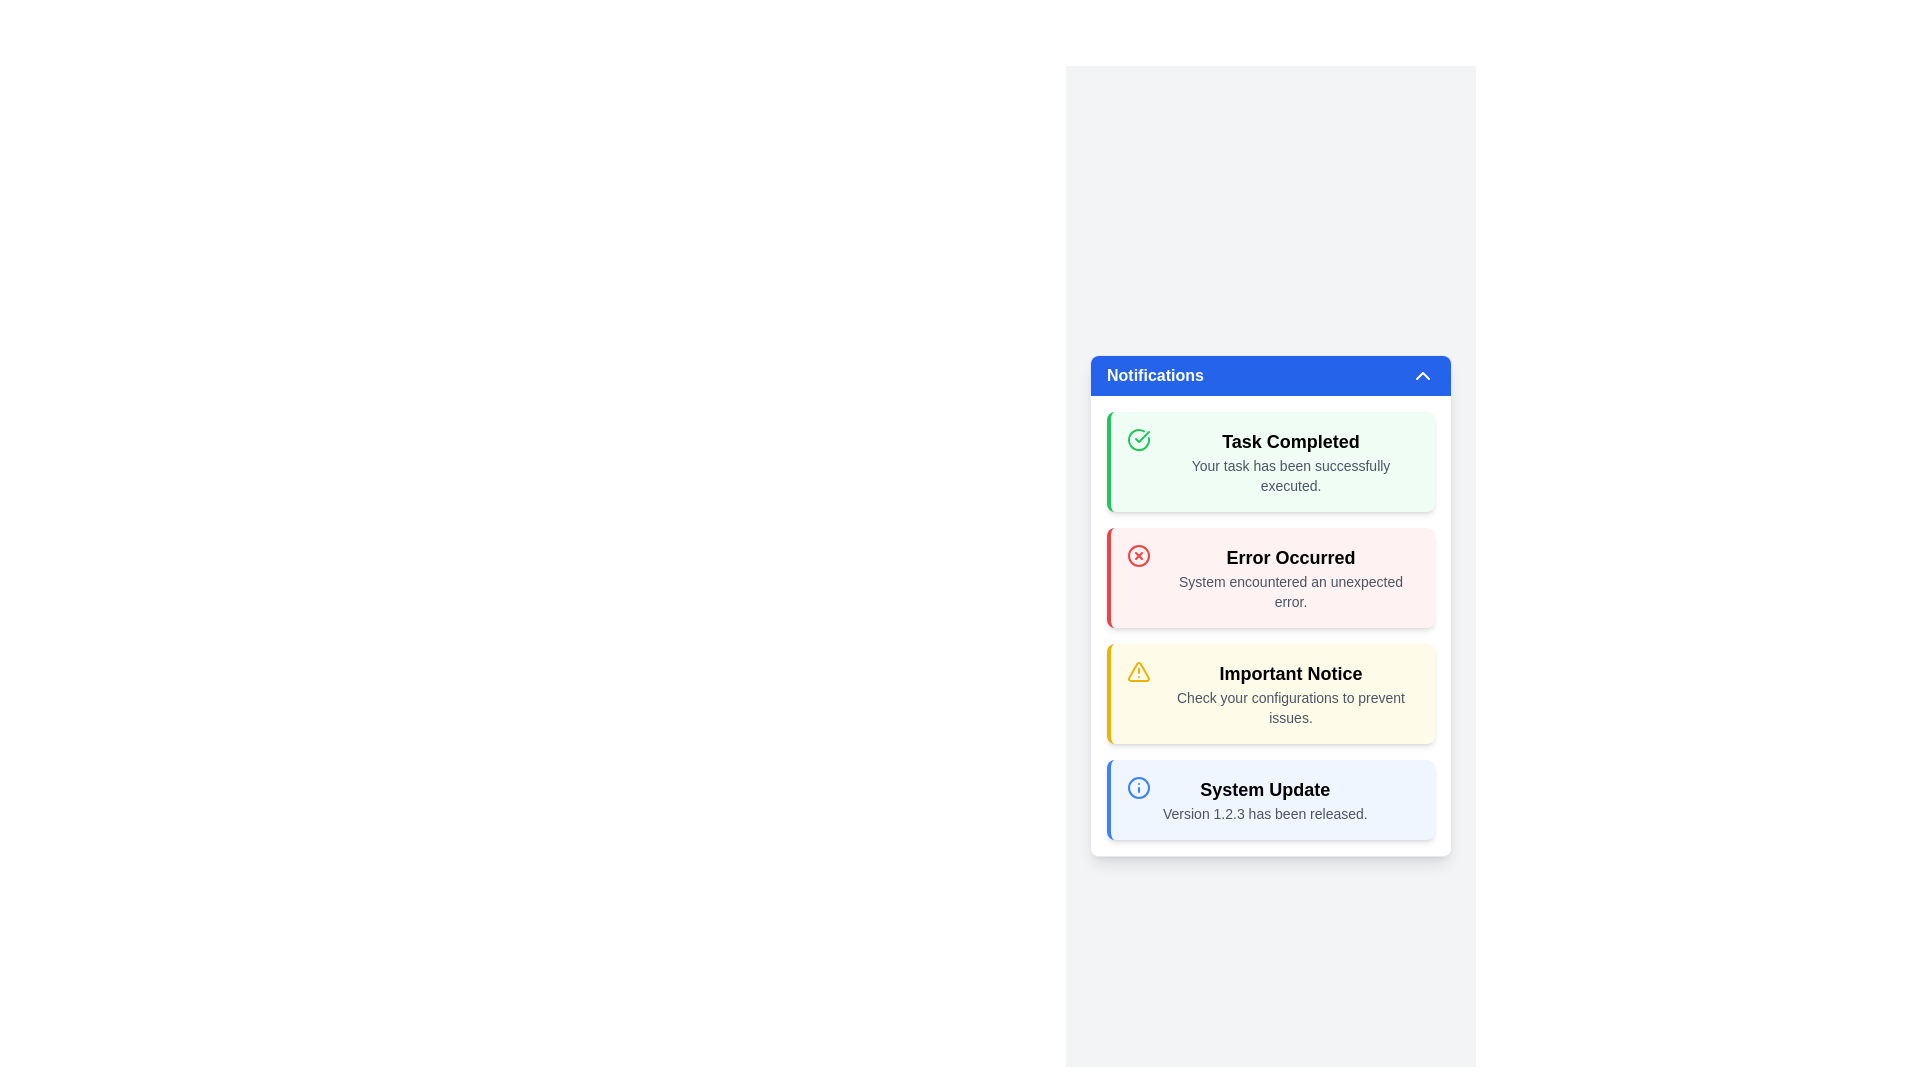 The image size is (1920, 1080). Describe the element at coordinates (1264, 798) in the screenshot. I see `informative text block titled 'System Update' which states 'Version 1.2.3 has been released.' located in the last notification card of the vertically stacked list` at that location.